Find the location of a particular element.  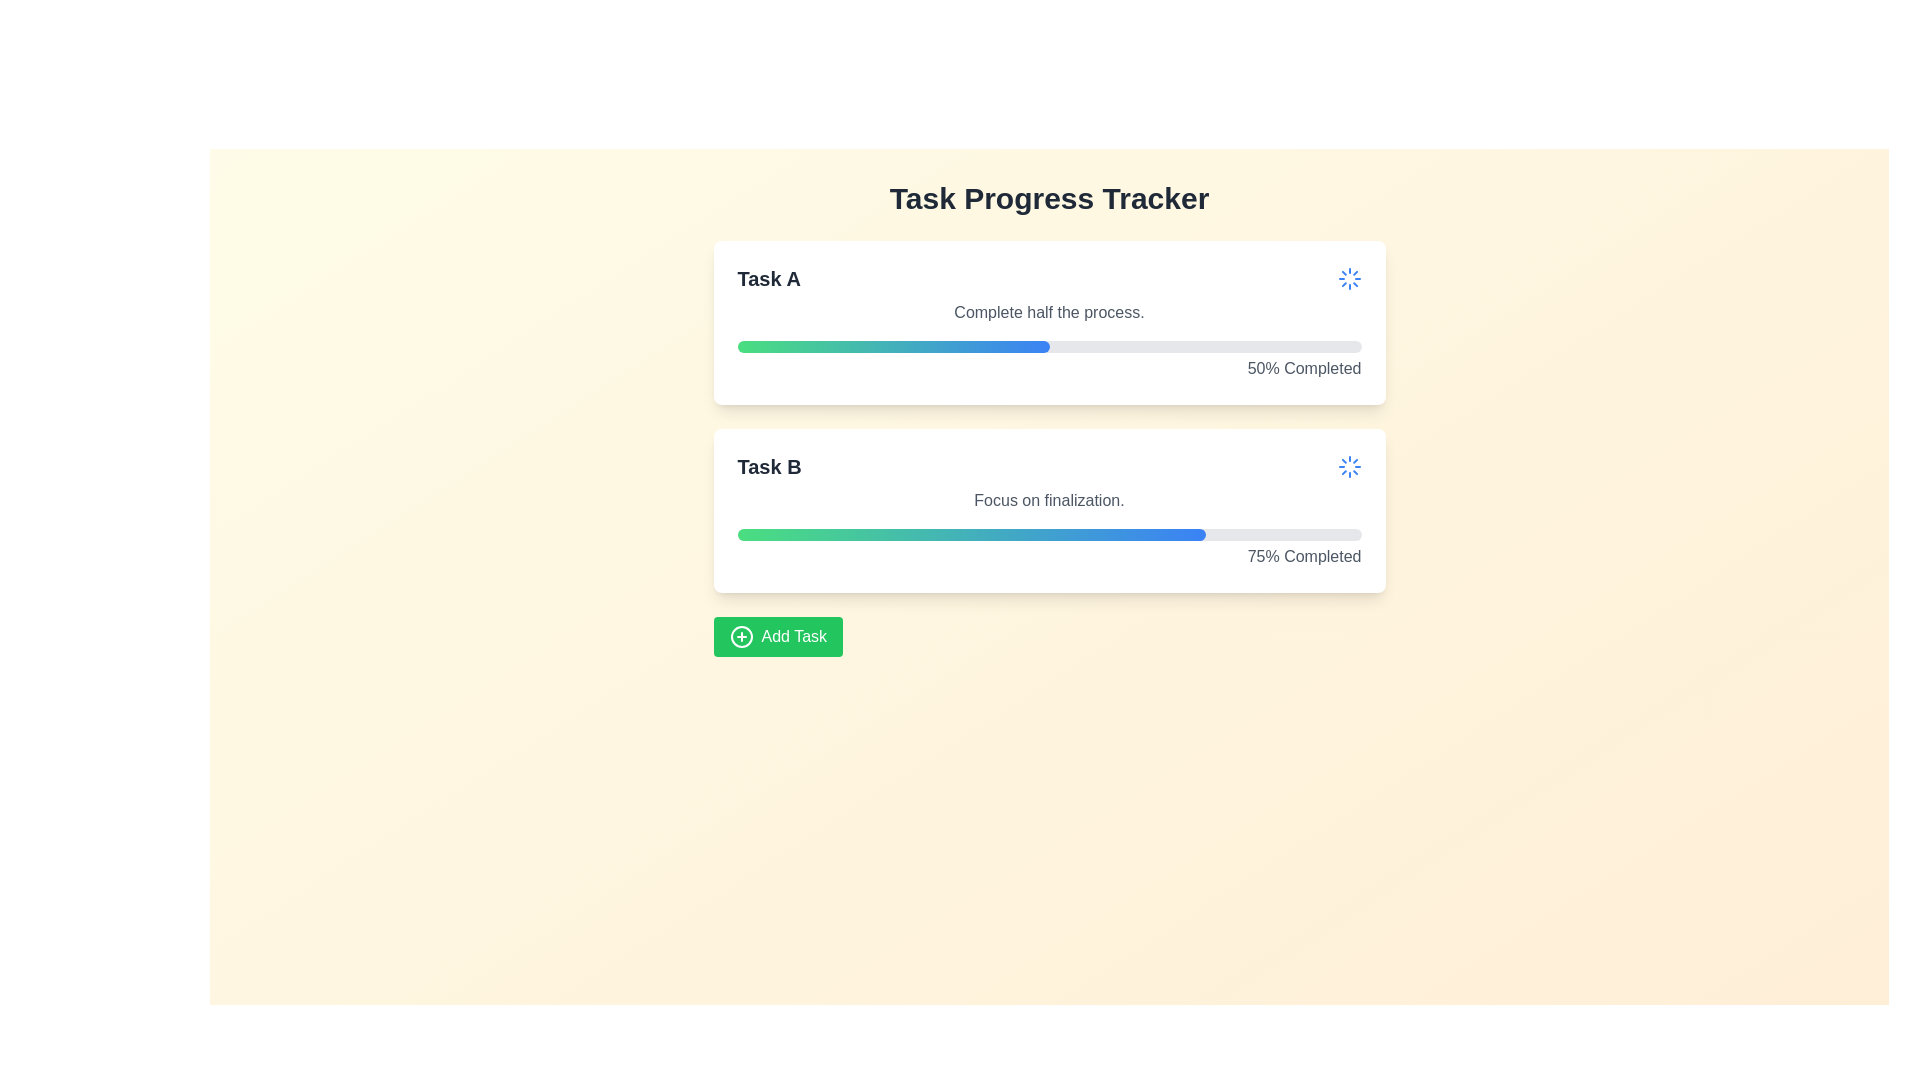

the circular icon with a plus sign, which is centered within the green 'Add Task' button is located at coordinates (740, 636).